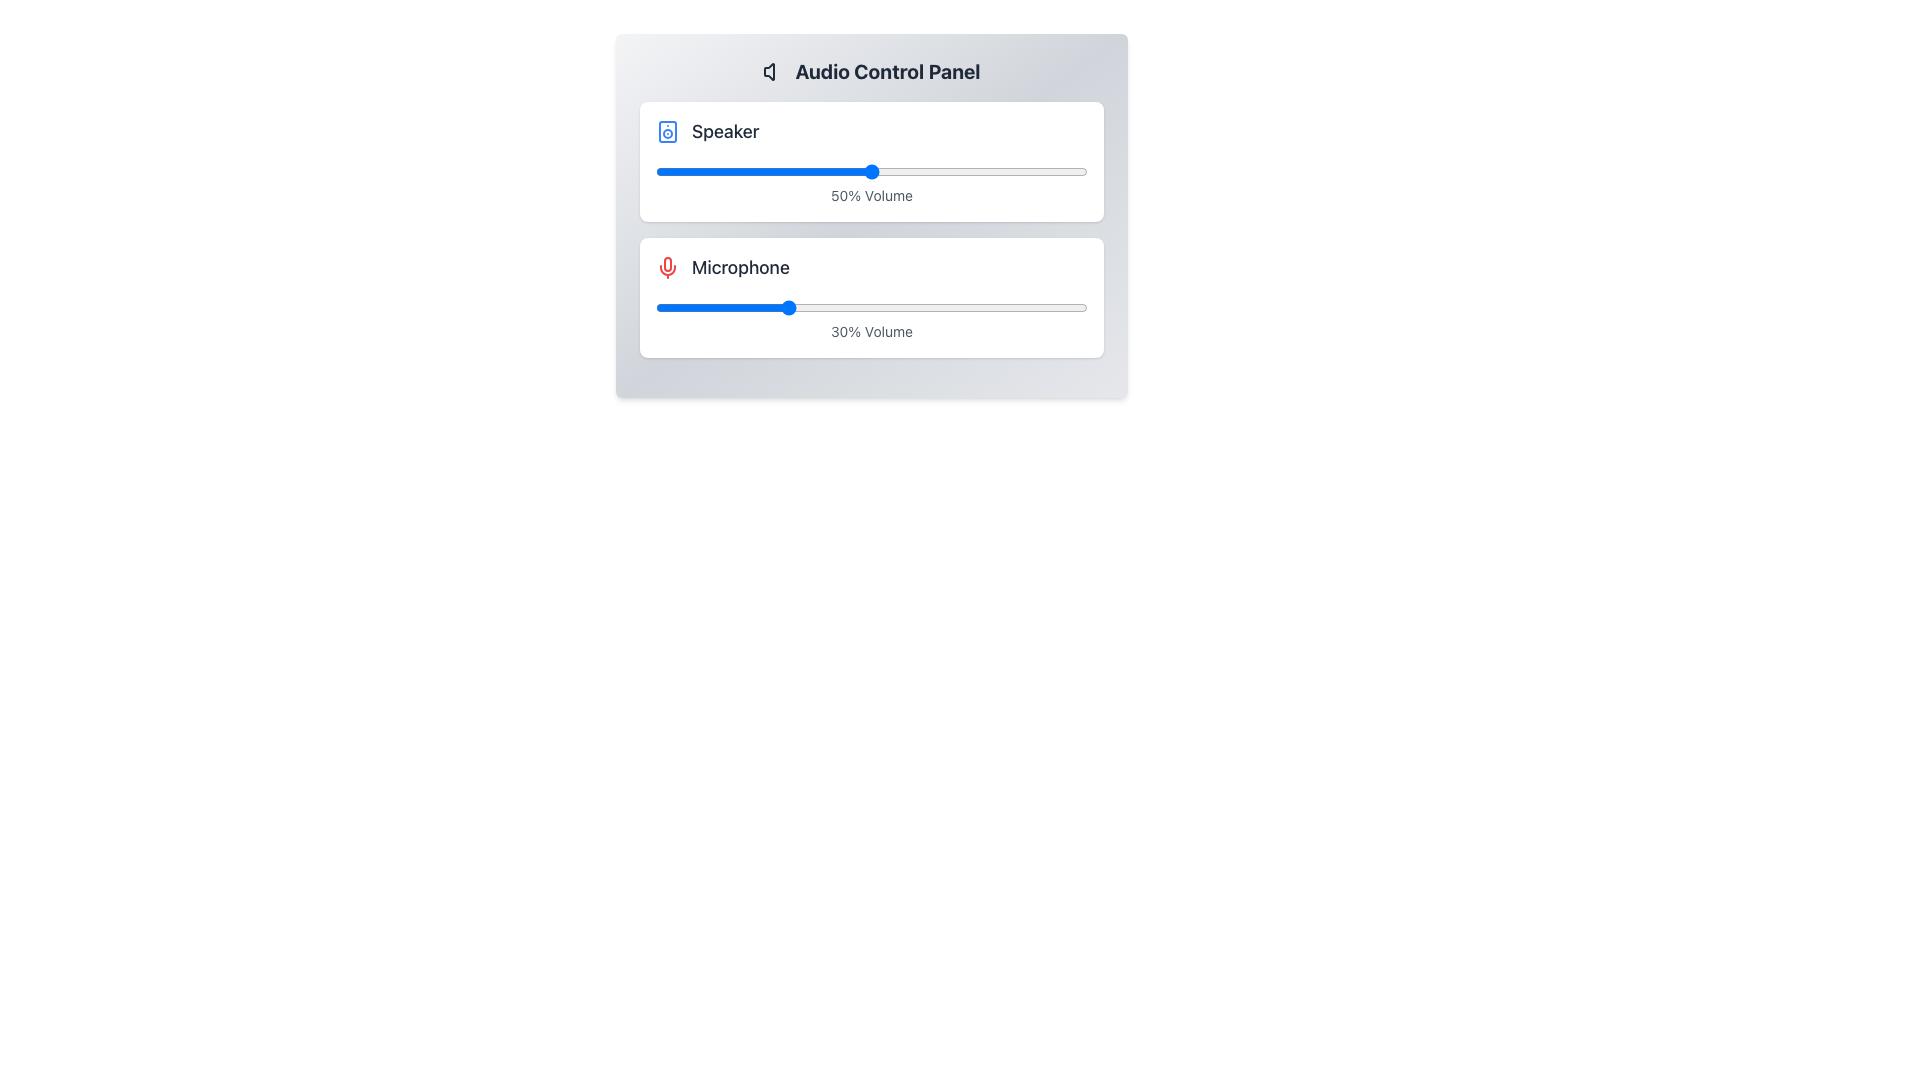 The height and width of the screenshot is (1080, 1920). I want to click on the slider value, so click(716, 171).